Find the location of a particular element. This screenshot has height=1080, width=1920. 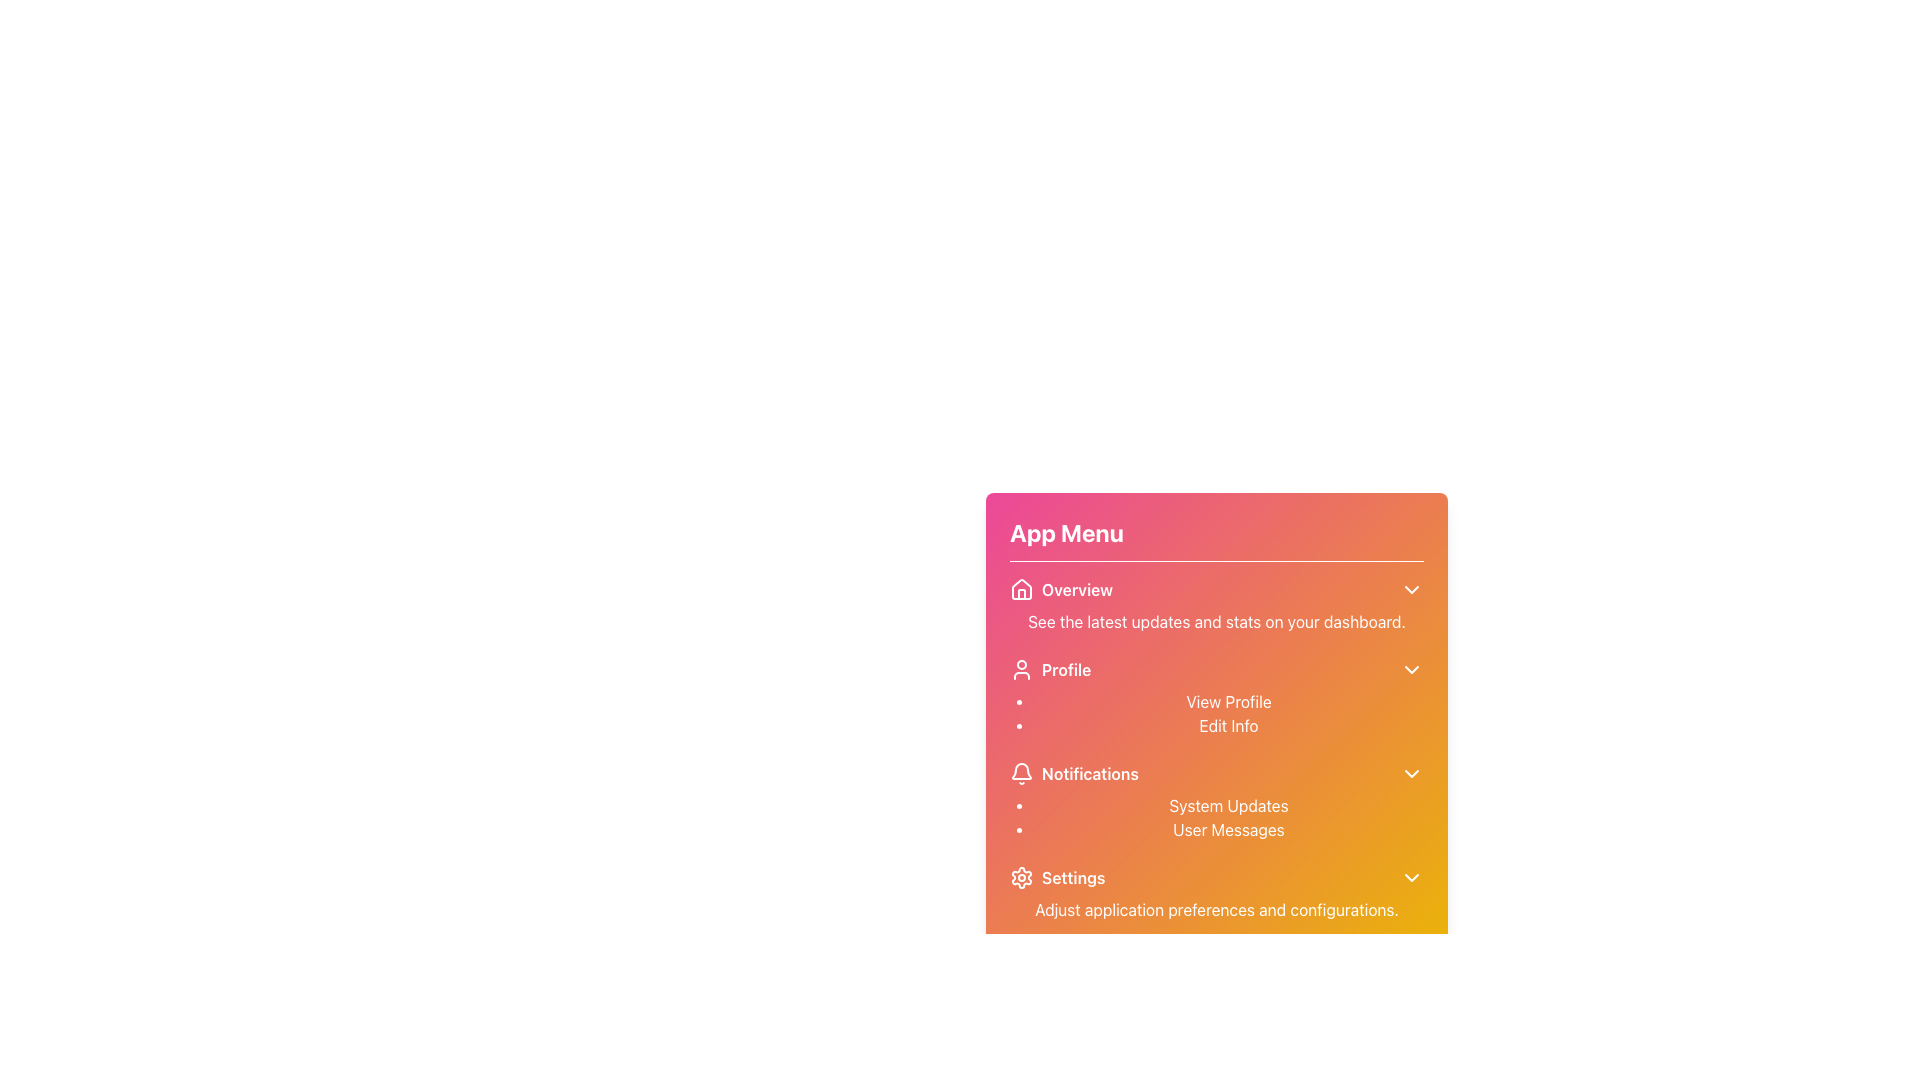

the 'Overview' menu item icon located in the 'App Menu' is located at coordinates (1022, 588).